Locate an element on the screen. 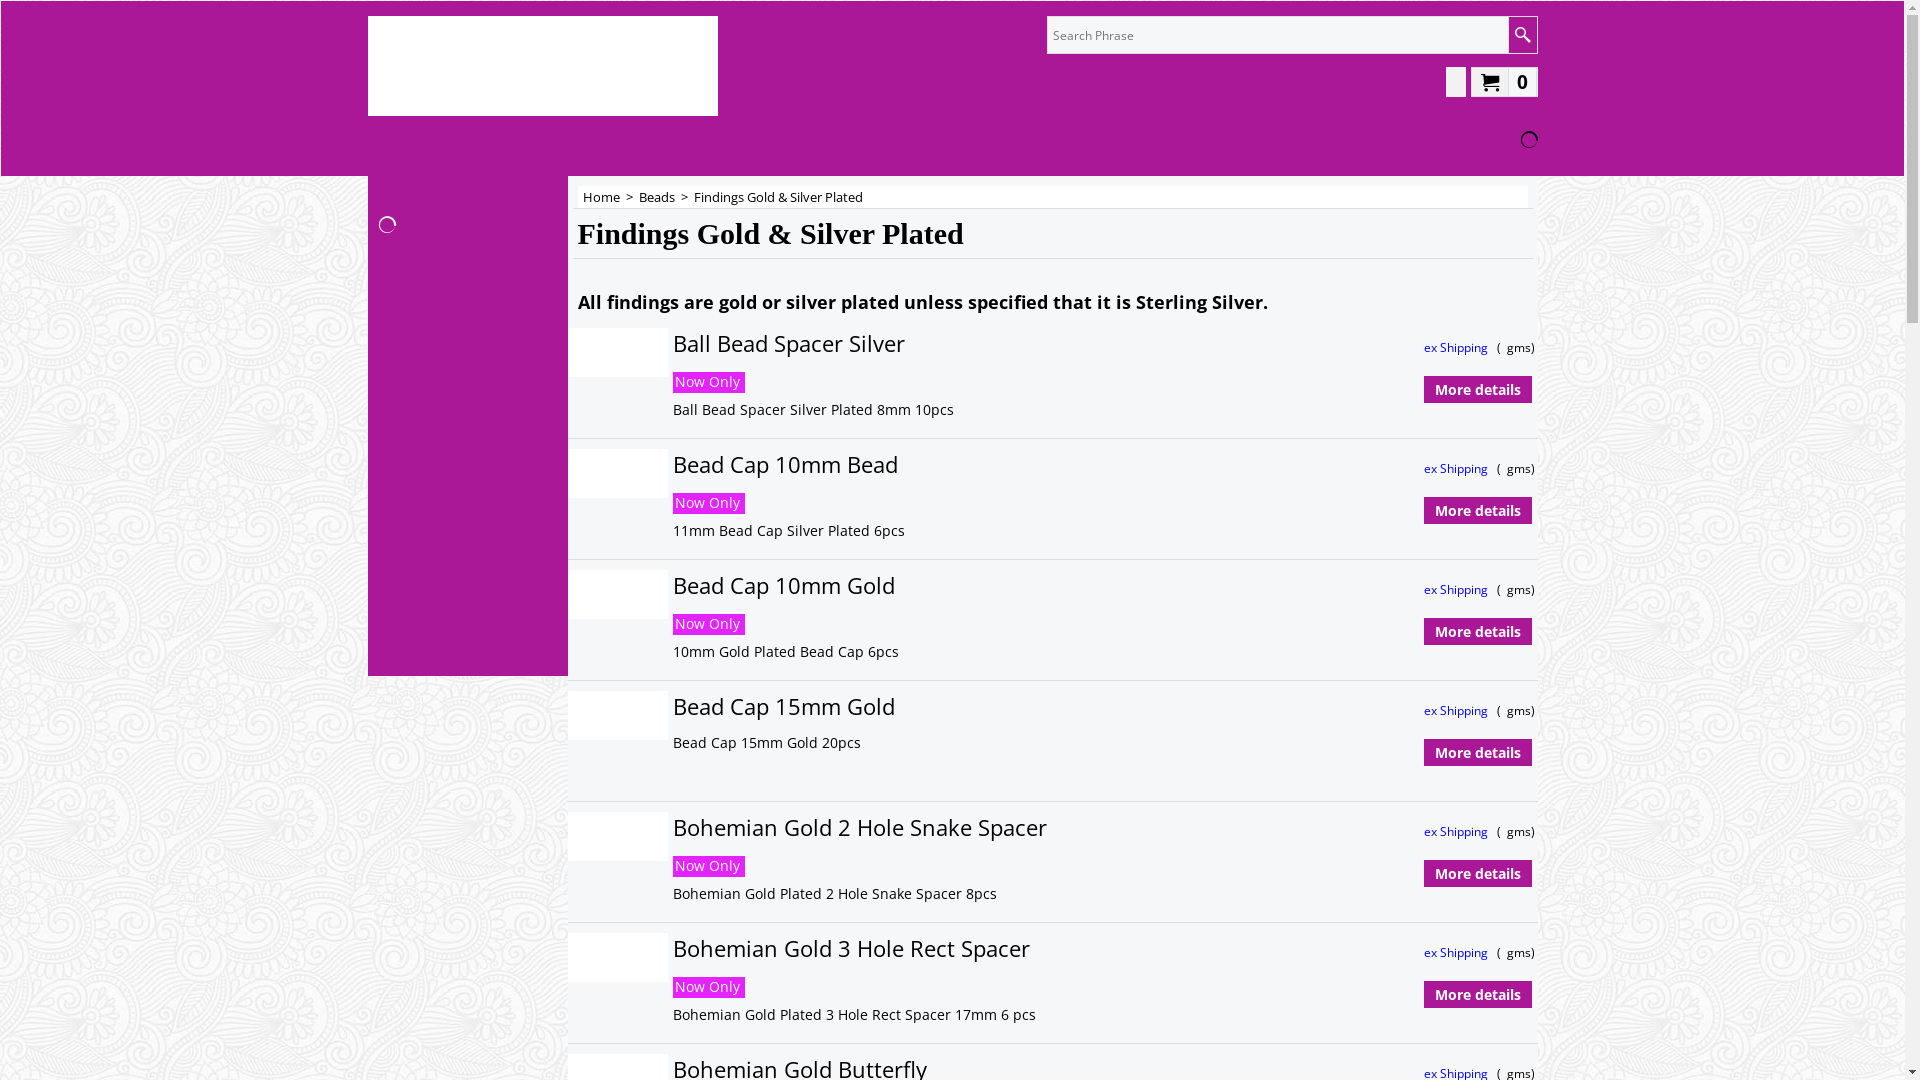 This screenshot has height=1080, width=1920. 'ex Shipping' is located at coordinates (1457, 951).